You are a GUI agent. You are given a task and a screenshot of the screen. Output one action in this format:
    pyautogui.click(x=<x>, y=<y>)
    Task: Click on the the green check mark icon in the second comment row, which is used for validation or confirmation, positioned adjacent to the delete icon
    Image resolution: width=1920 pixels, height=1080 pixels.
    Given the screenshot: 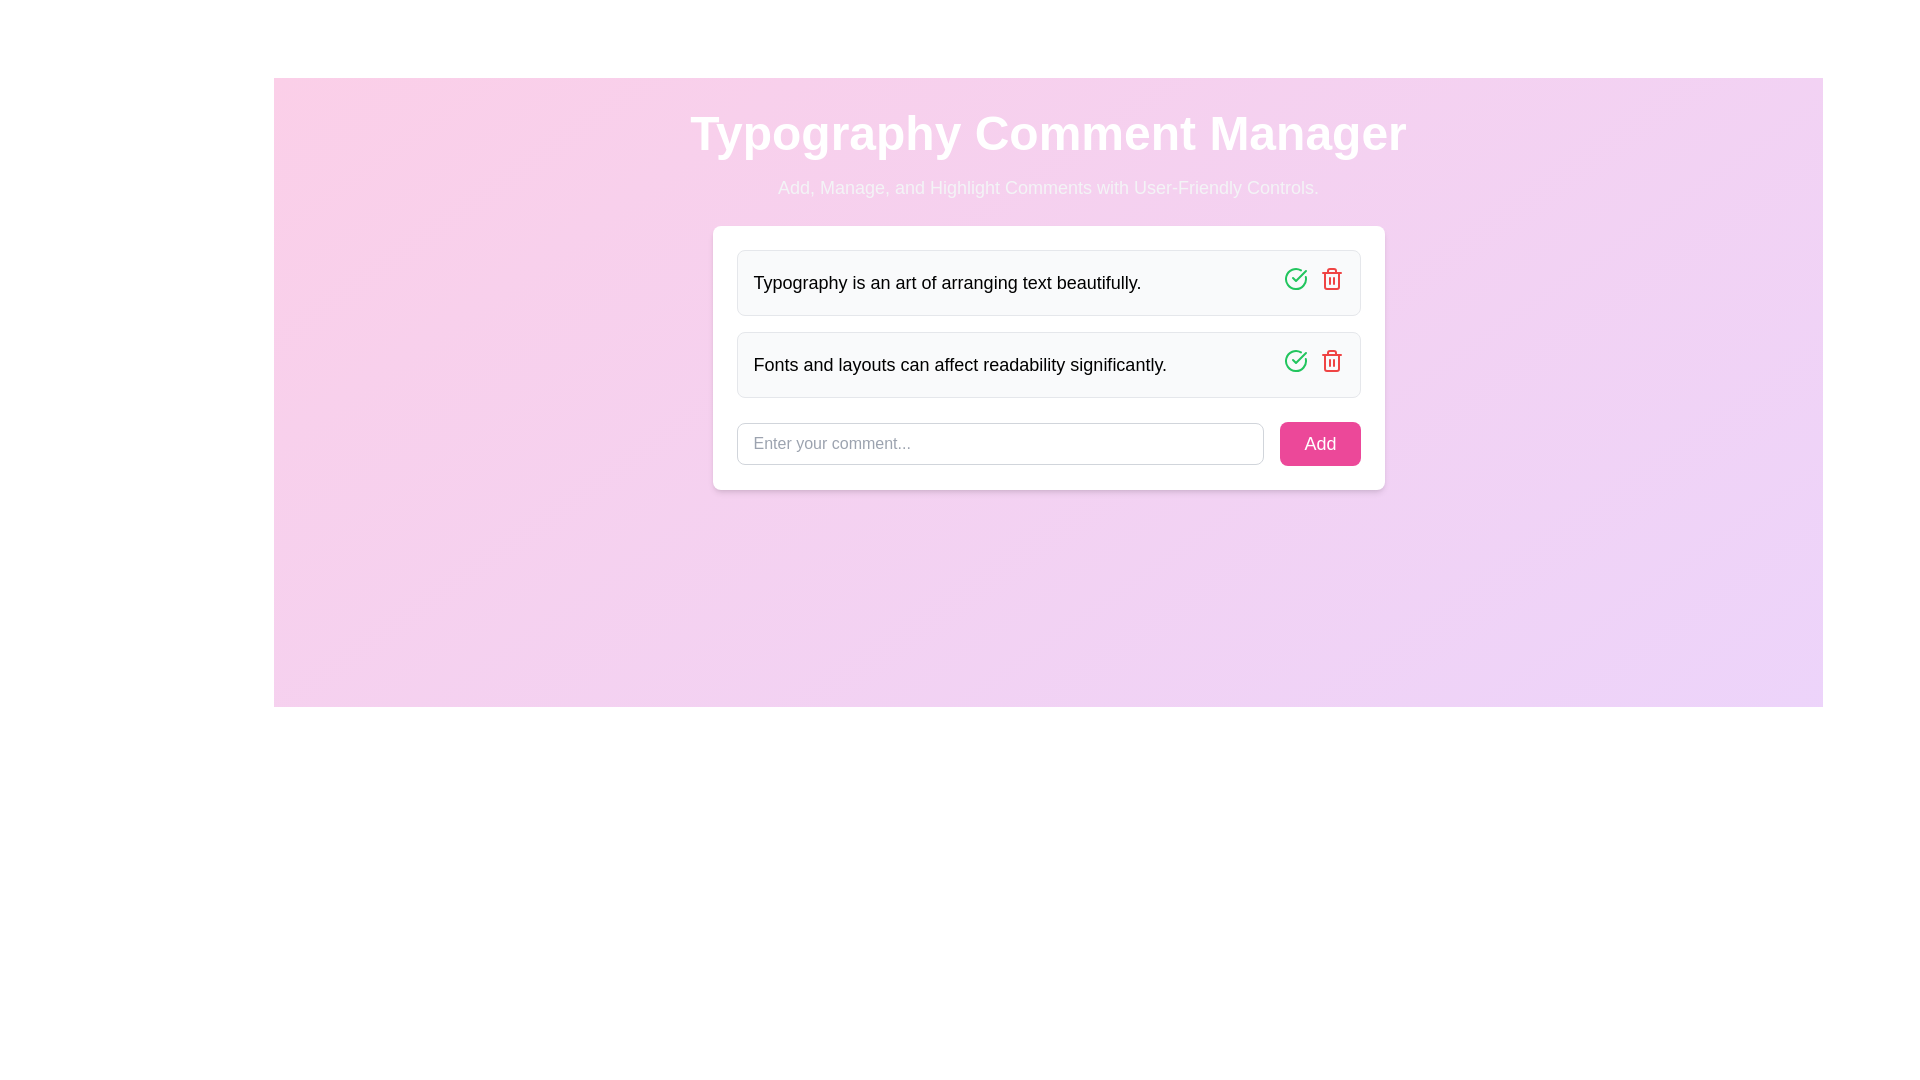 What is the action you would take?
    pyautogui.click(x=1299, y=276)
    